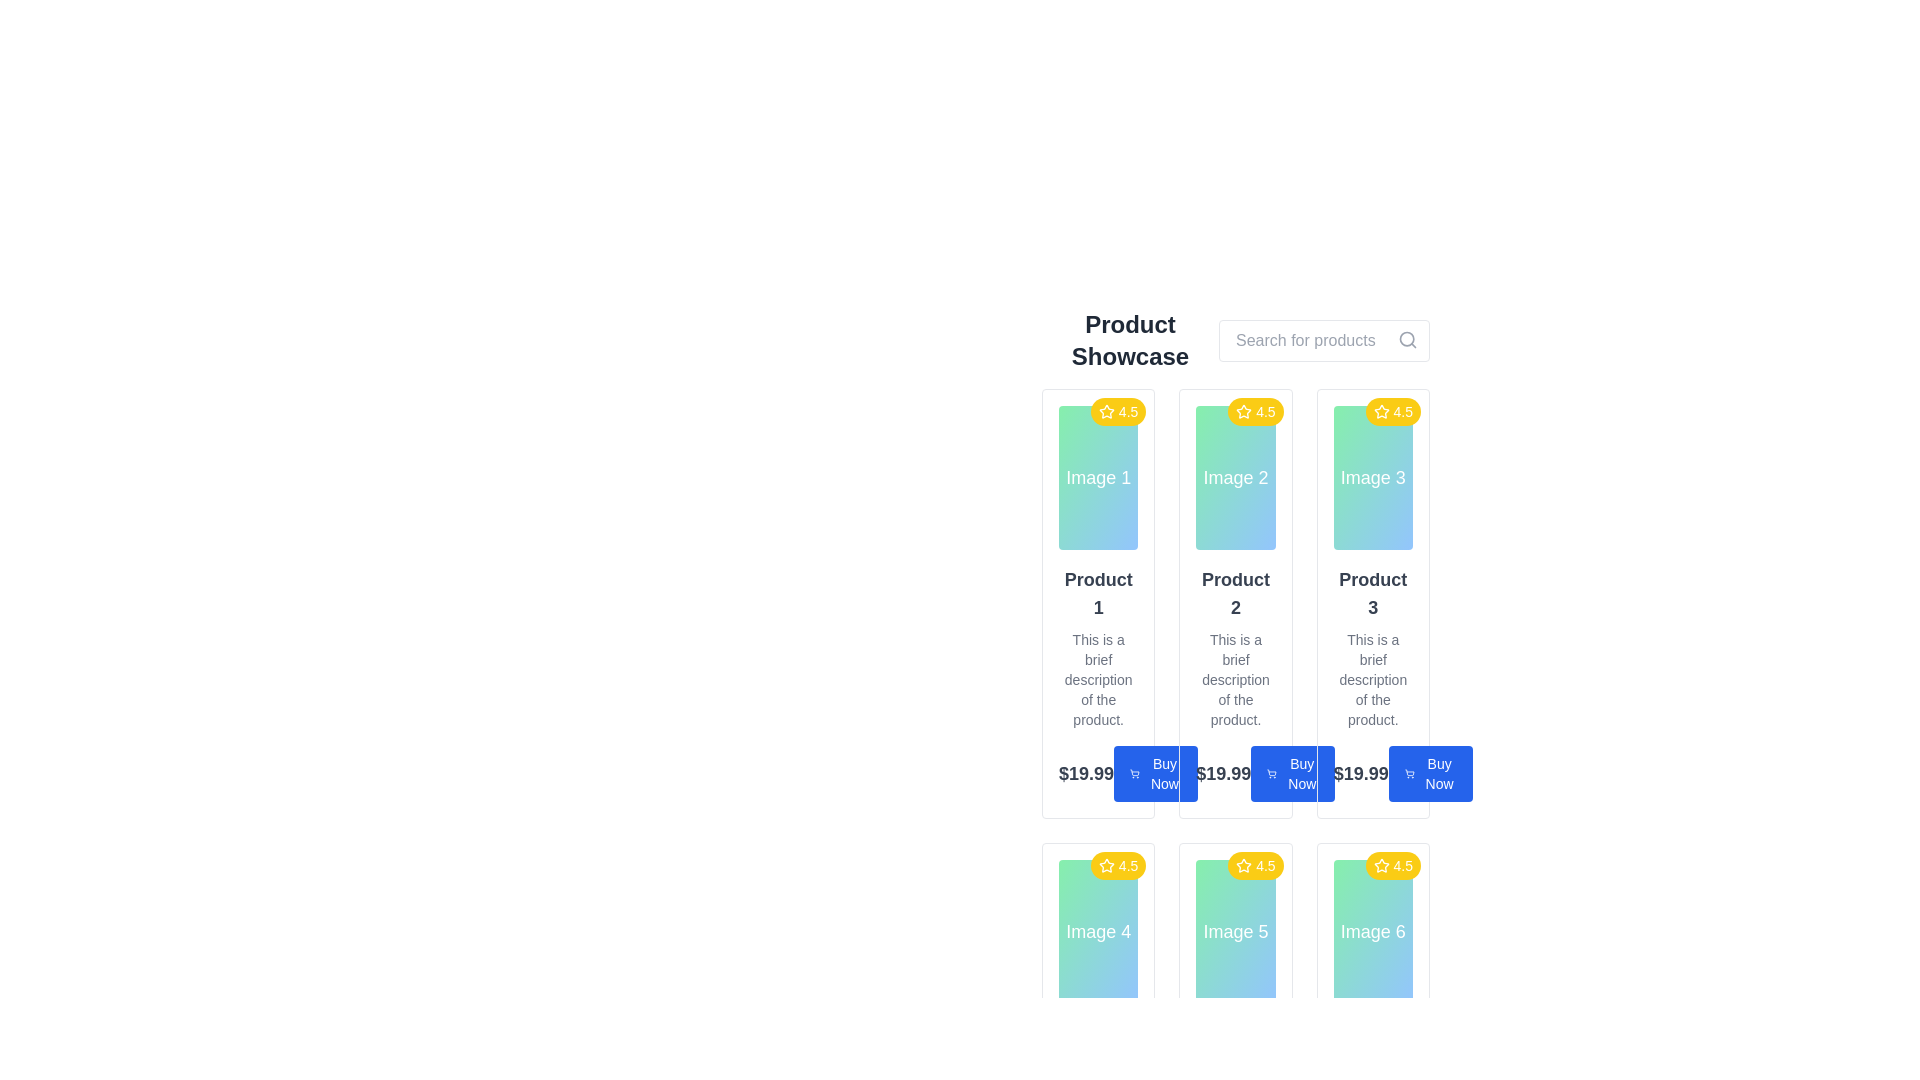  I want to click on the yellow star-shaped ratings icon located in the 'Image 6' product card, which is adjacent to the text '4.5', to visually associate with the rating value, so click(1380, 864).